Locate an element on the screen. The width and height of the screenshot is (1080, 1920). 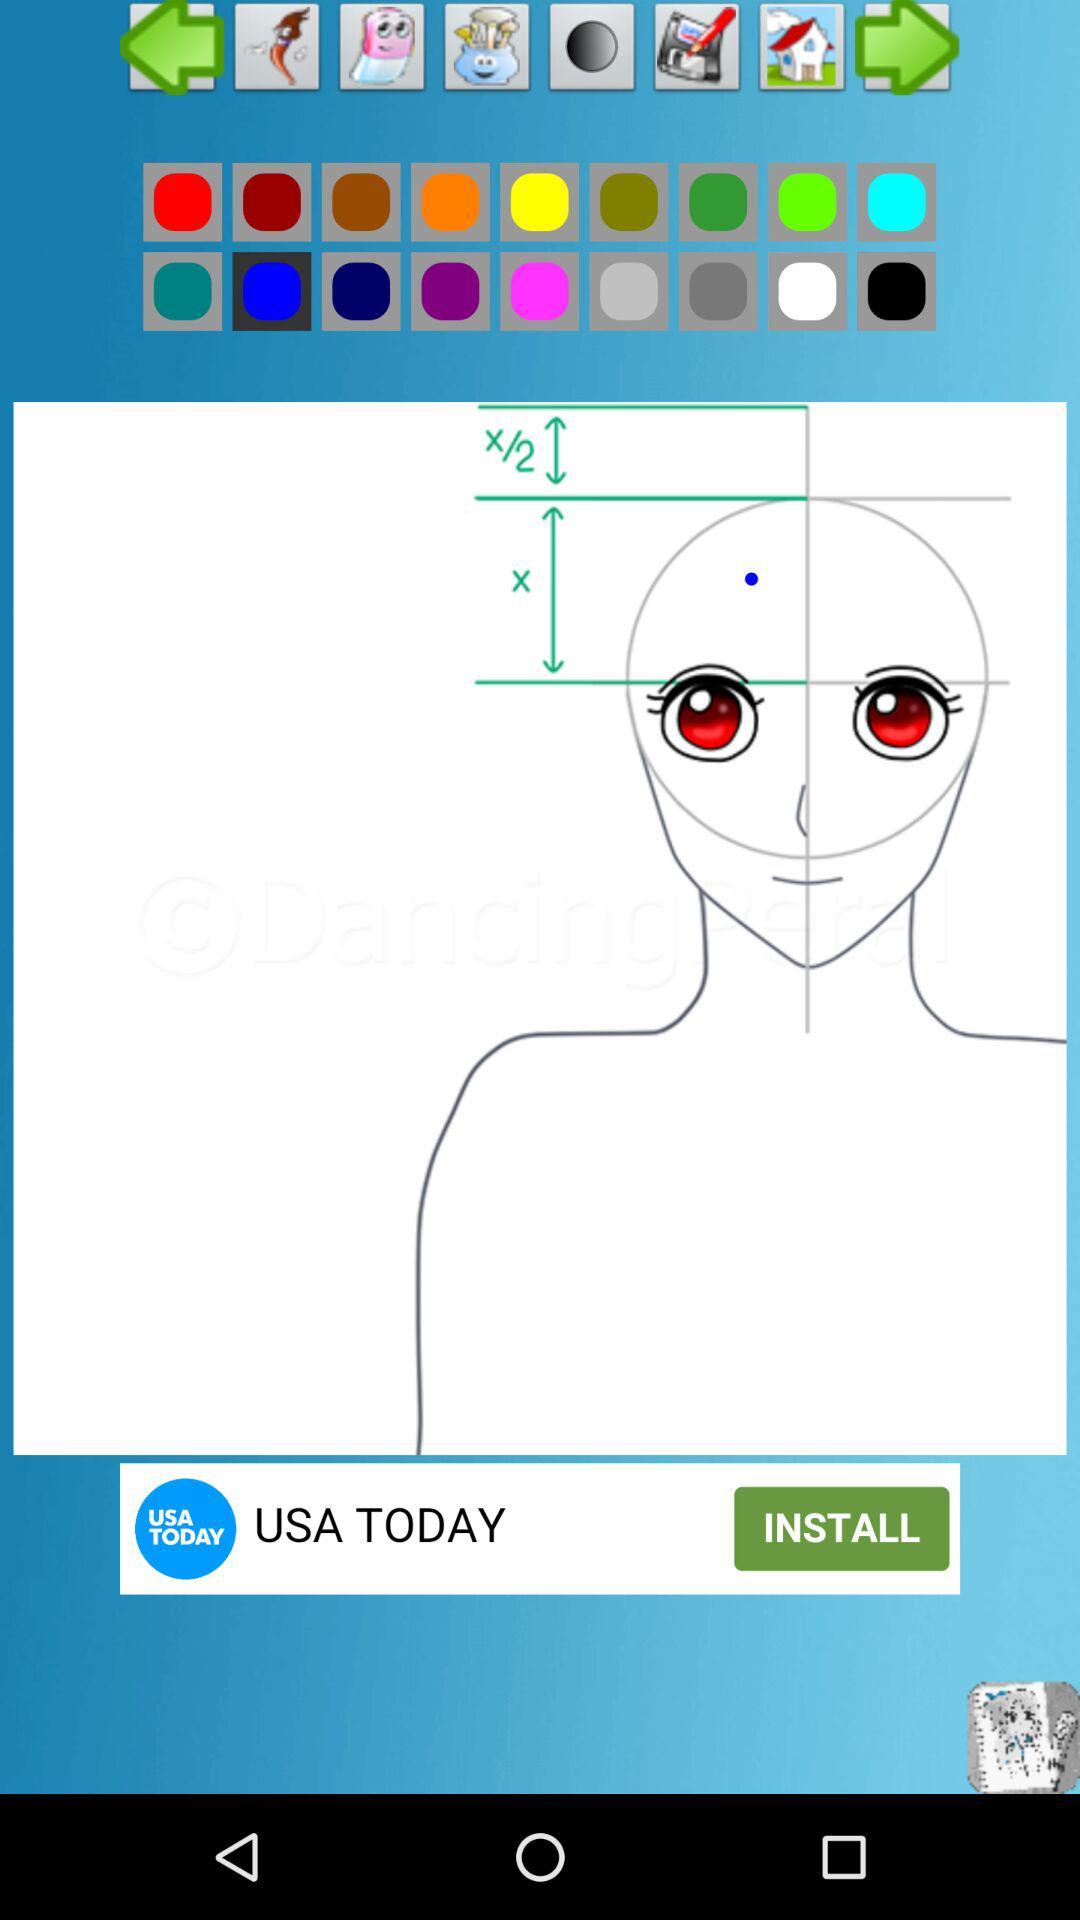
open brush menu is located at coordinates (487, 52).